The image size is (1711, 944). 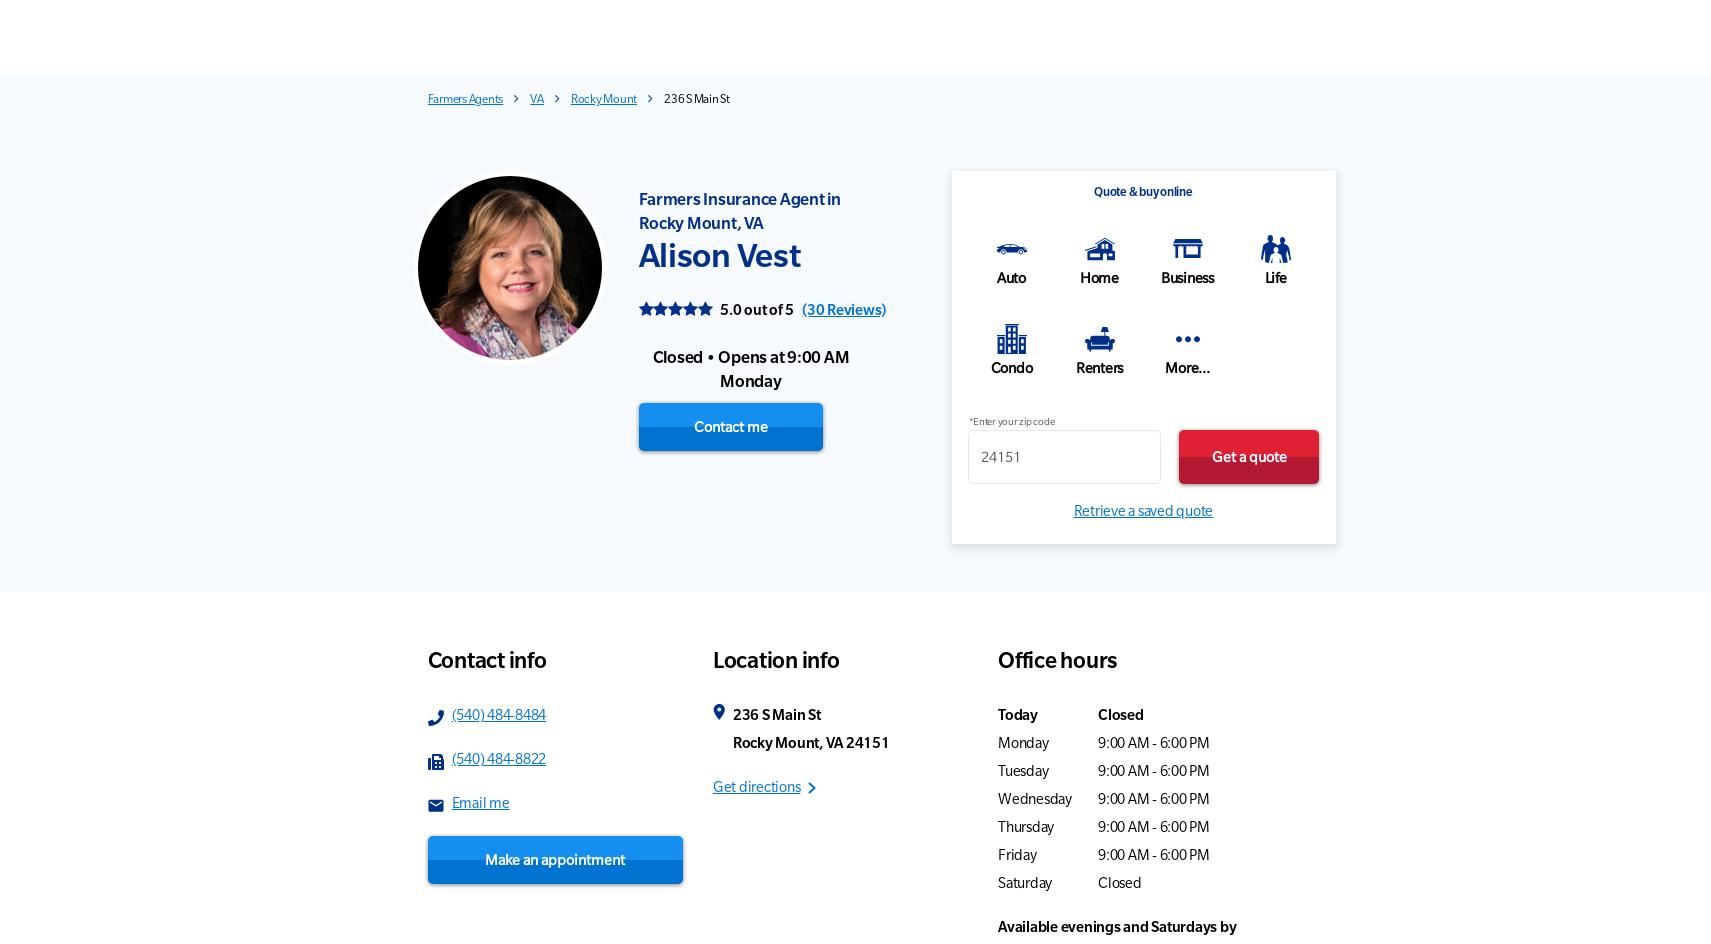 I want to click on 'Excellent service and advice', so click(x=744, y=201).